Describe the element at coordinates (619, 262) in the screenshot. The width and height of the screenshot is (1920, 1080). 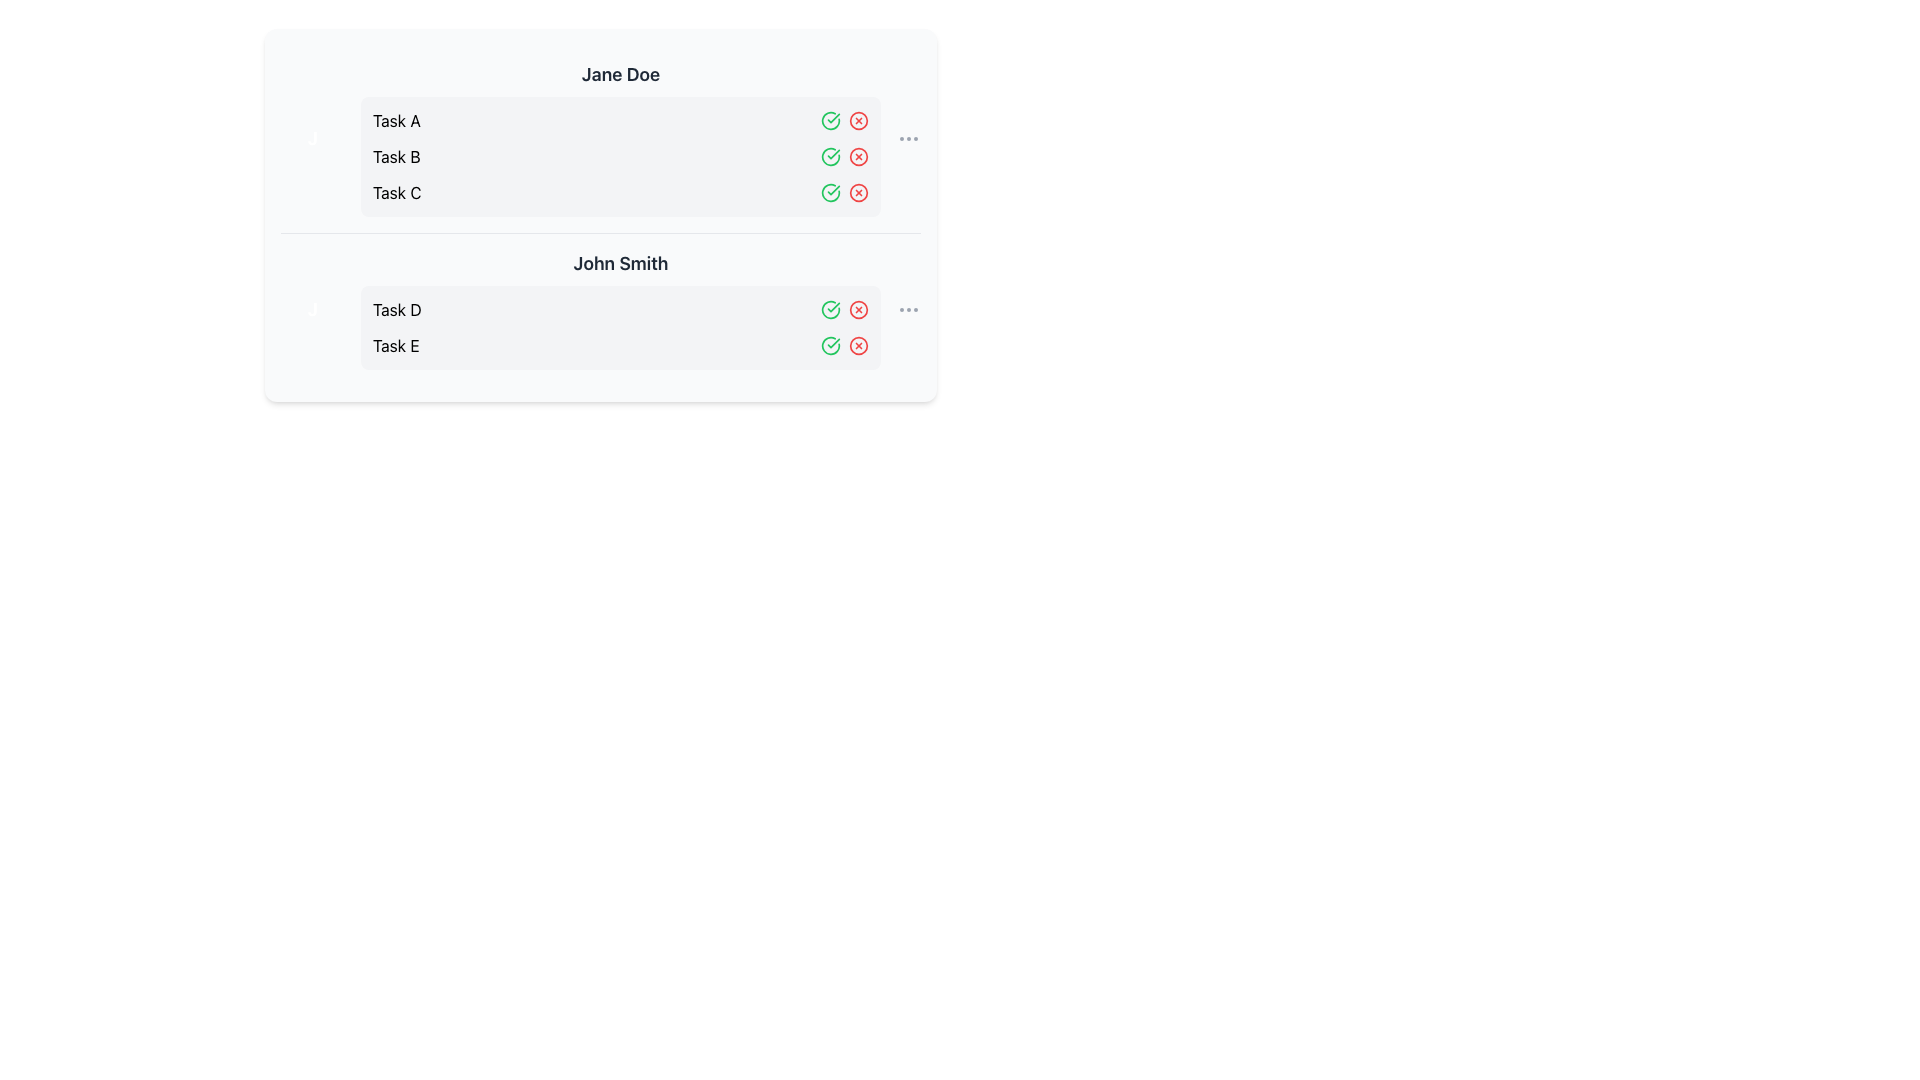
I see `the Text Label displaying 'John Smith', which is styled with a bold and large font in dark gray, positioned above 'Task D' and 'Task E'` at that location.